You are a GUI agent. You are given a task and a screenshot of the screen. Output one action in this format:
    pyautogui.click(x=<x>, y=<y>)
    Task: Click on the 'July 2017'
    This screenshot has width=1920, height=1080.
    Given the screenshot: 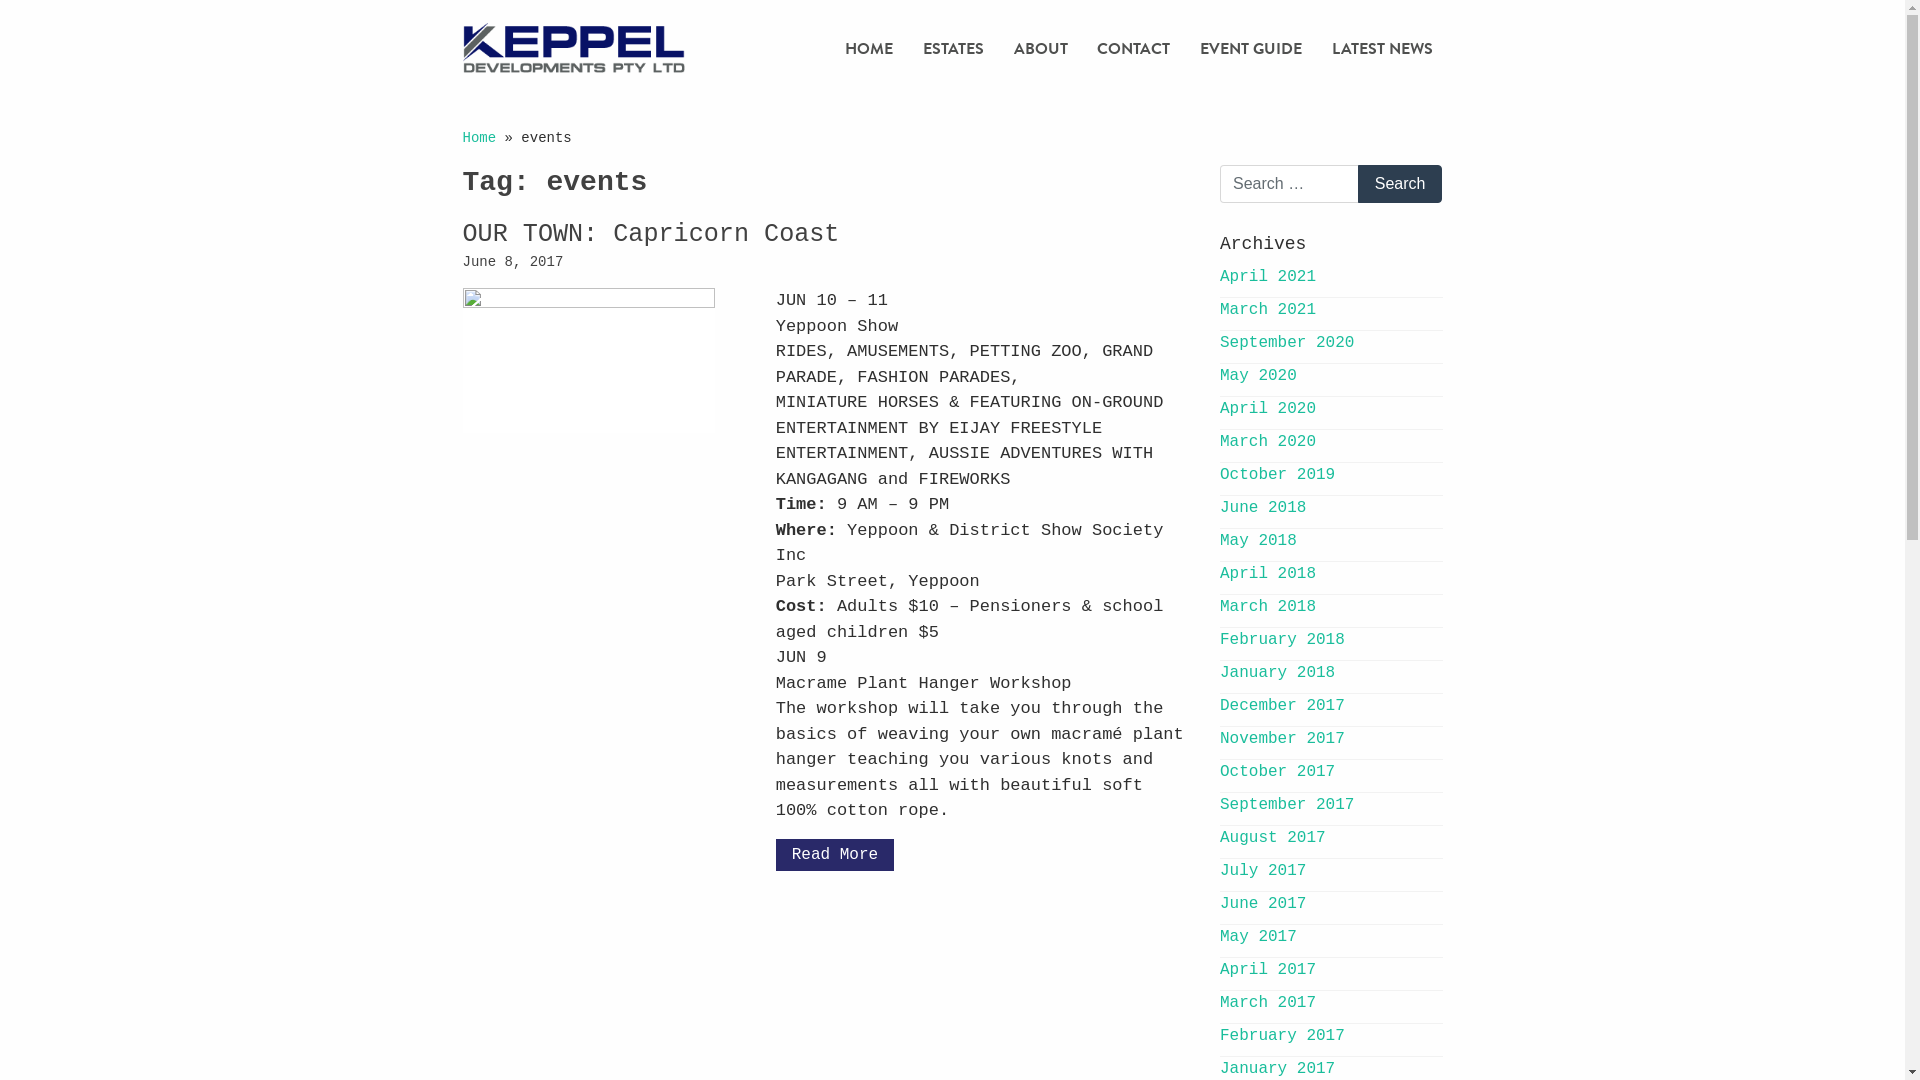 What is the action you would take?
    pyautogui.click(x=1261, y=870)
    